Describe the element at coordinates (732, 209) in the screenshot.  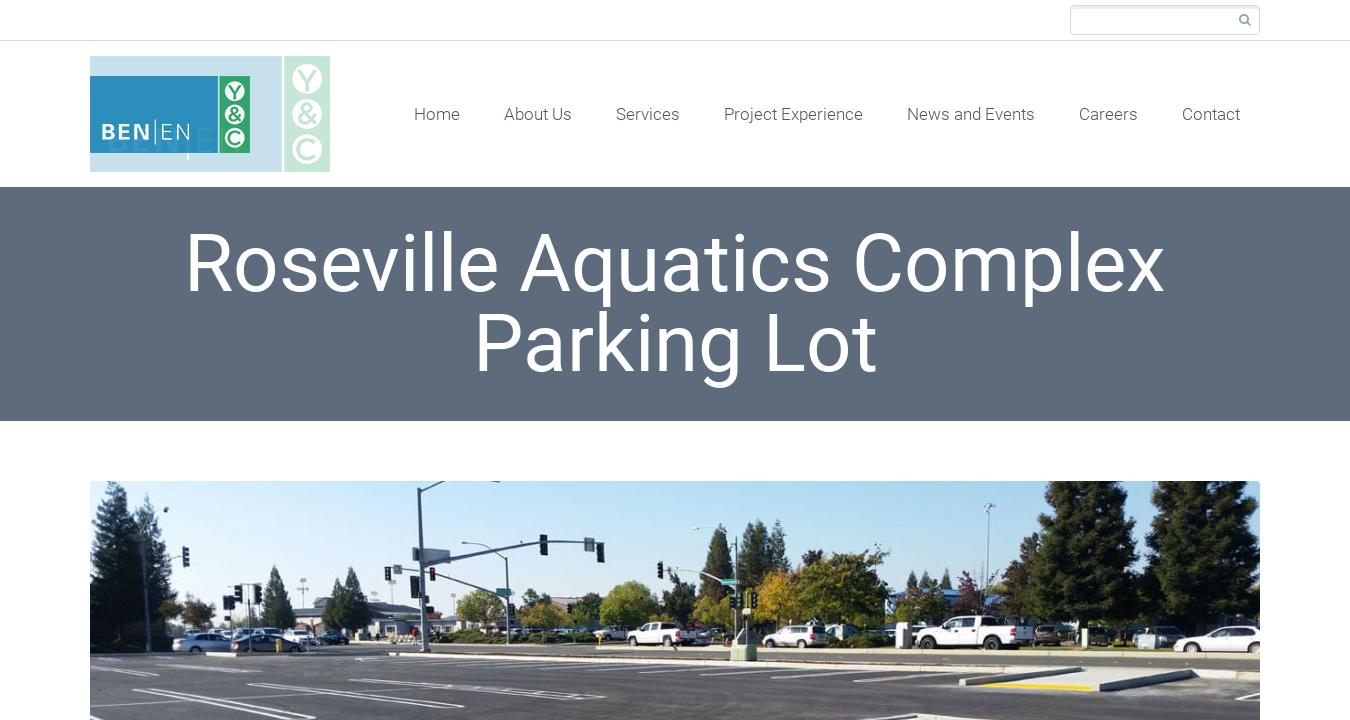
I see `'Transportation & Traffic'` at that location.